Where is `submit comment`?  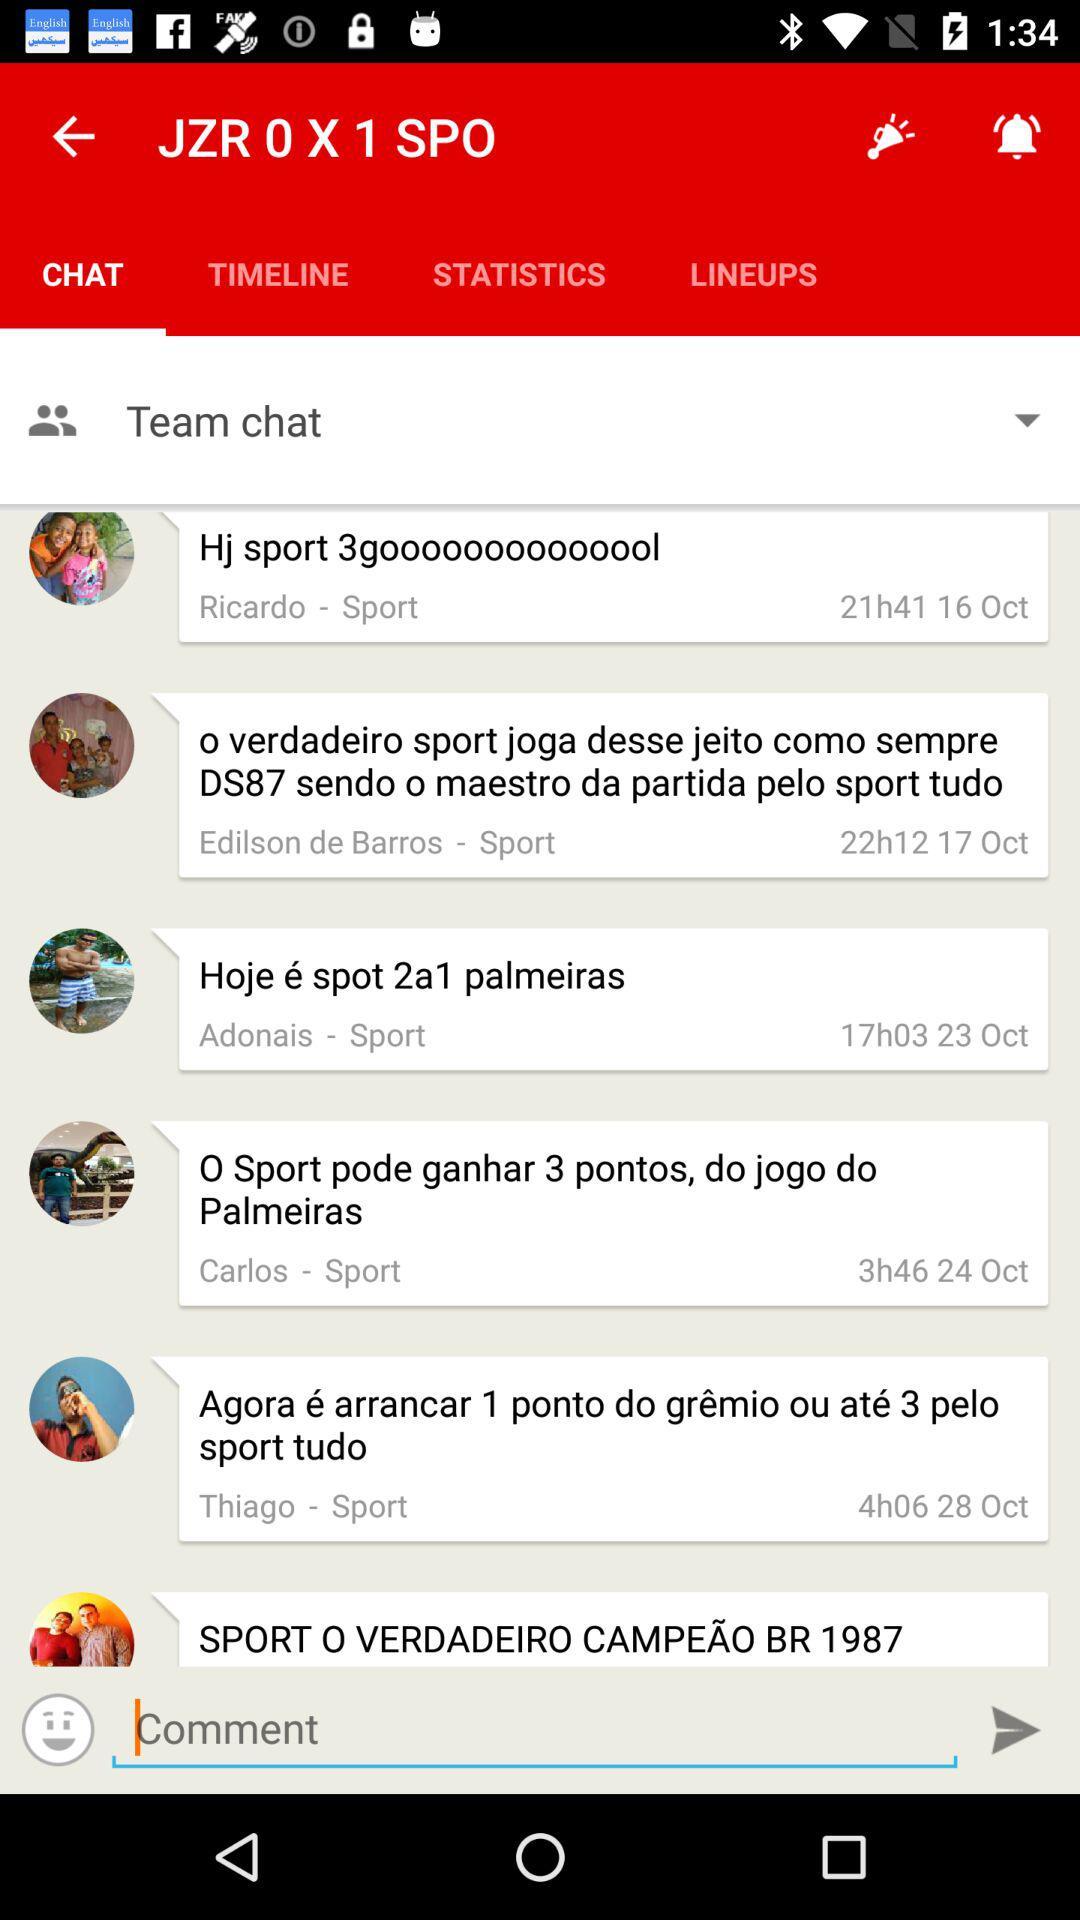
submit comment is located at coordinates (1016, 1729).